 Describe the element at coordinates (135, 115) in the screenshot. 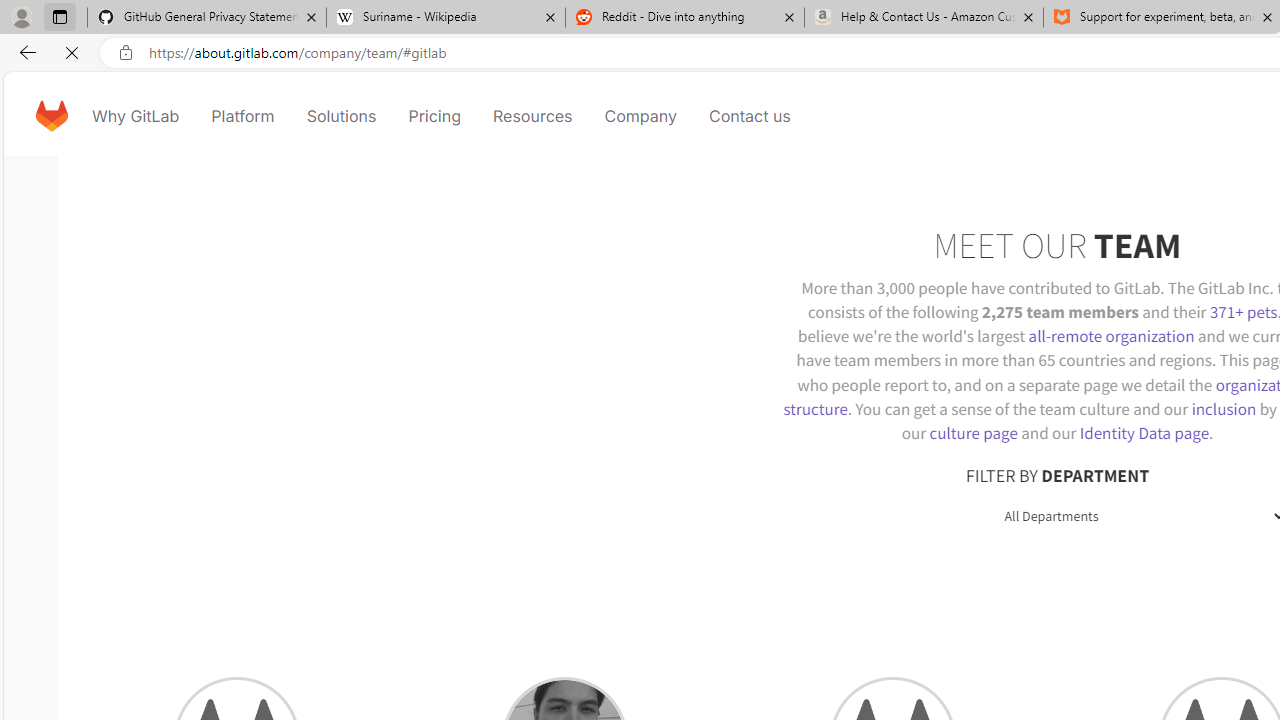

I see `'Why GitLab'` at that location.